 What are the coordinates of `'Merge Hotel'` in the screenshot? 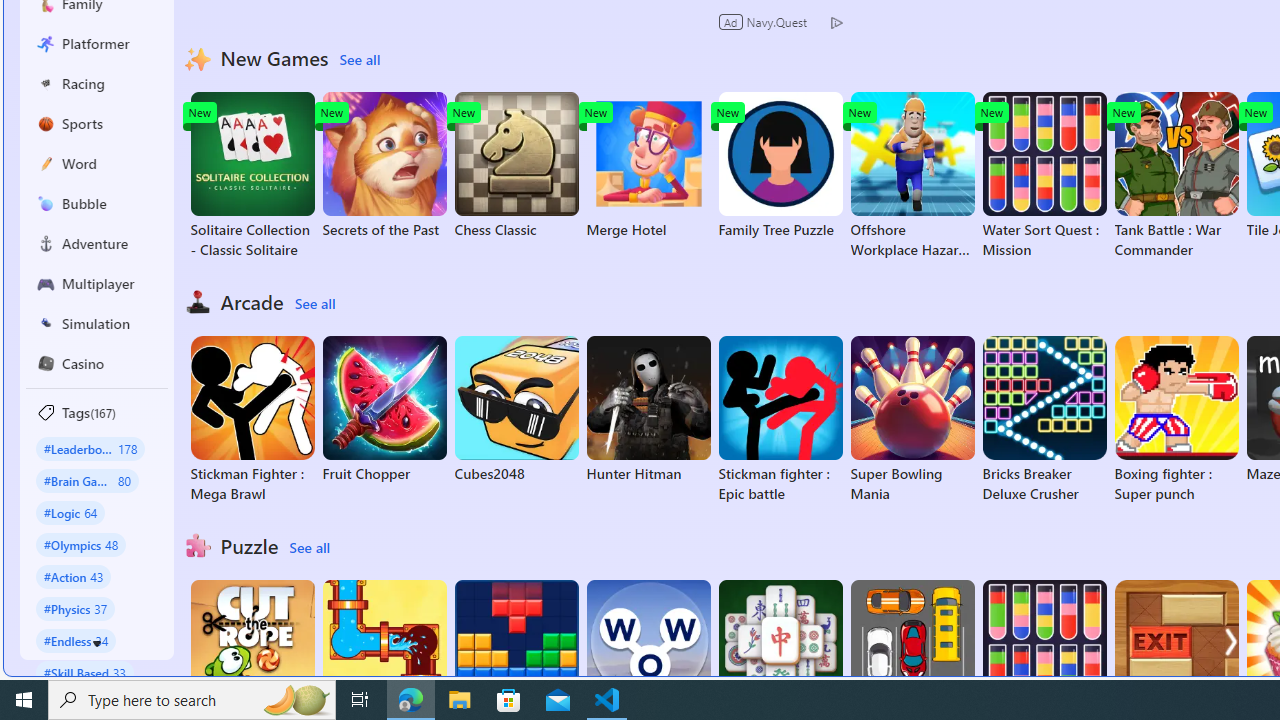 It's located at (648, 164).